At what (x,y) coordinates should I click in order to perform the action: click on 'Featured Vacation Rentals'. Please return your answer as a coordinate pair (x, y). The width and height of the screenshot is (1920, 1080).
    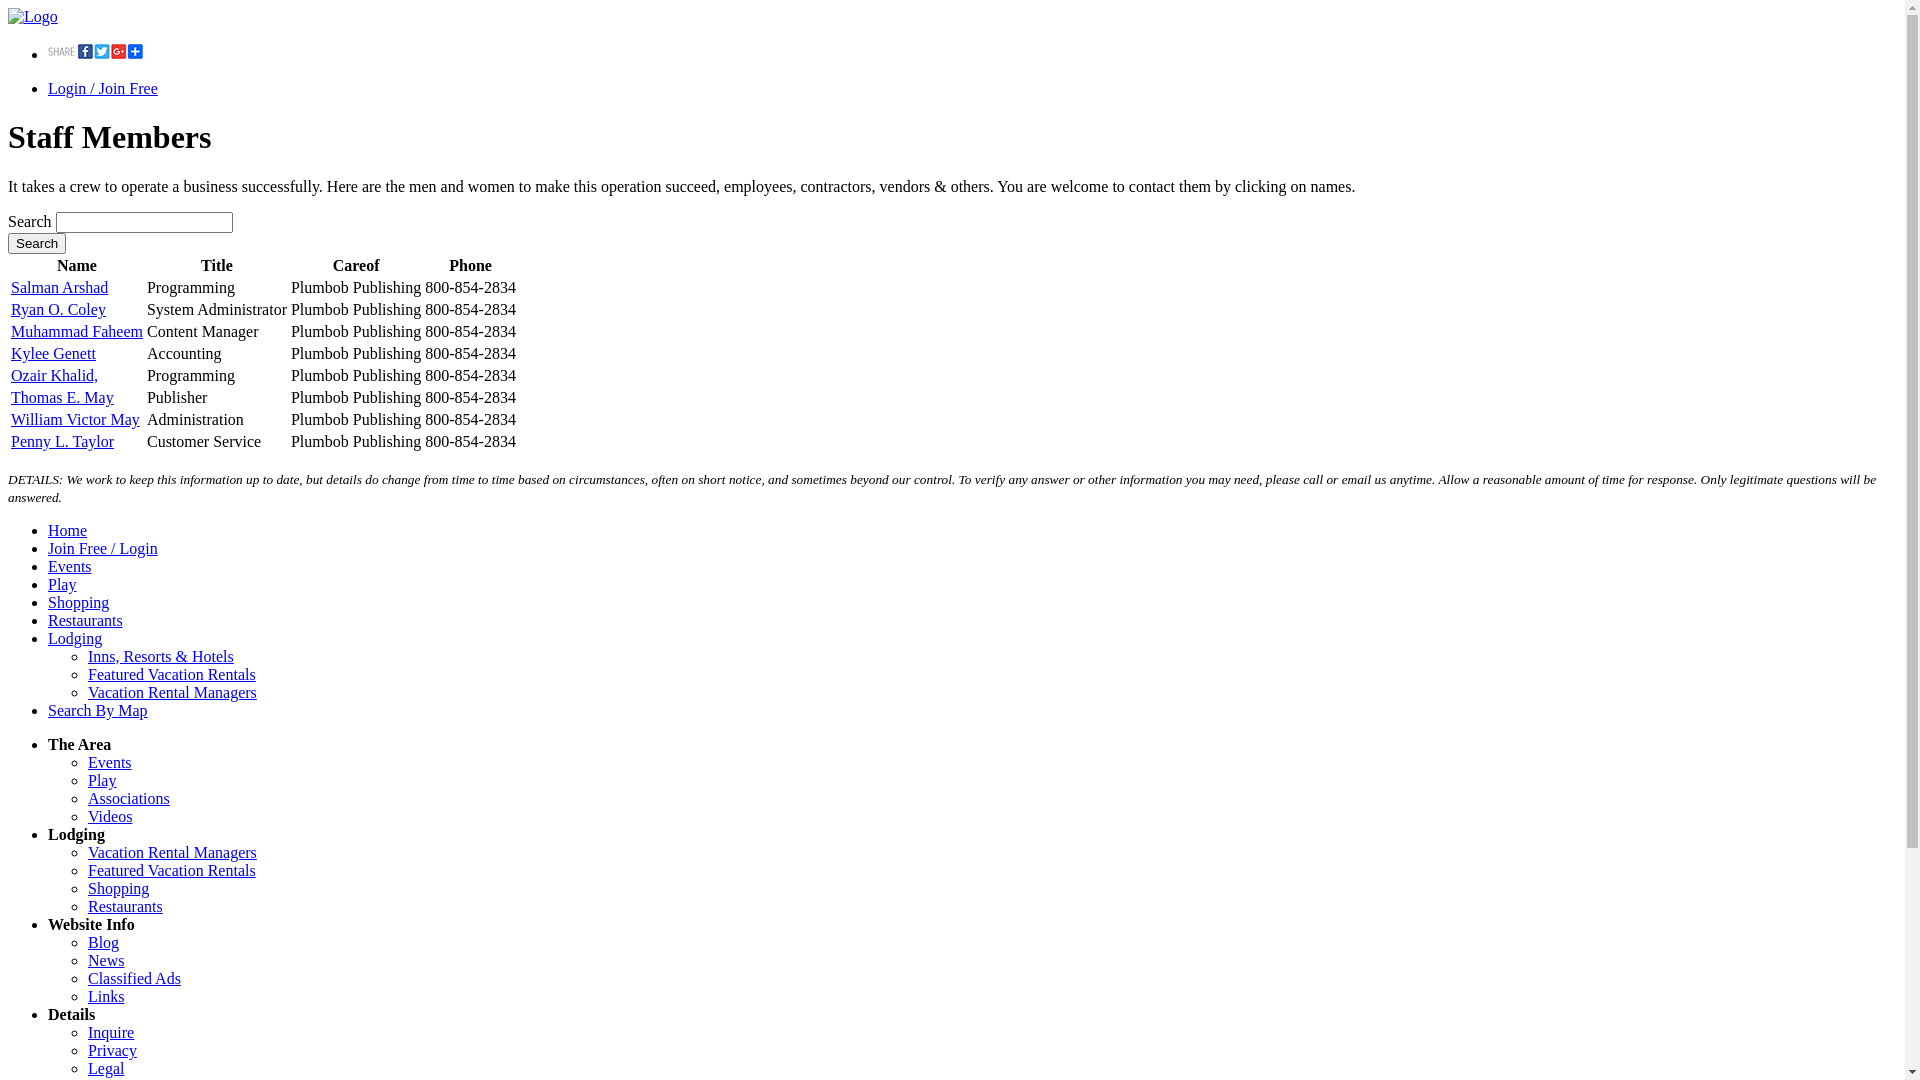
    Looking at the image, I should click on (172, 674).